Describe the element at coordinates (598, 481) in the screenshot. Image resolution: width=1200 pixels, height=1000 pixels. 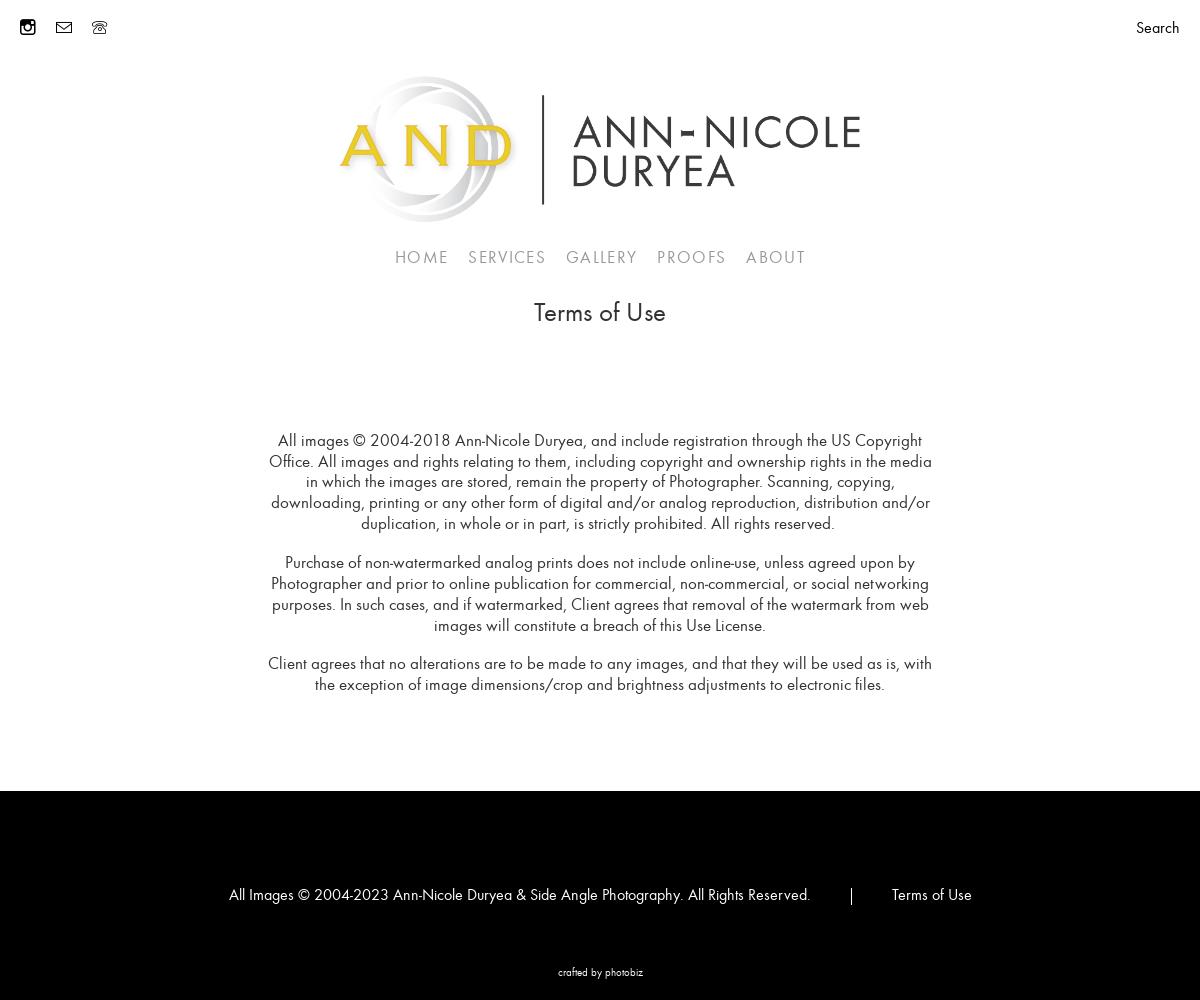
I see `'All images © 2004-2018 Ann-Nicole Duryea, and include registration through the US Copyright Office. All images and rights relating to them, including copyright and ownership rights in the media in which the images are stored, remain the property of Photographer. Scanning, copying, downloading, printing or any other form of digital and/or analog reproduction, distribution and/or duplication, in whole or in part, is strictly prohibited. All rights reserved.'` at that location.